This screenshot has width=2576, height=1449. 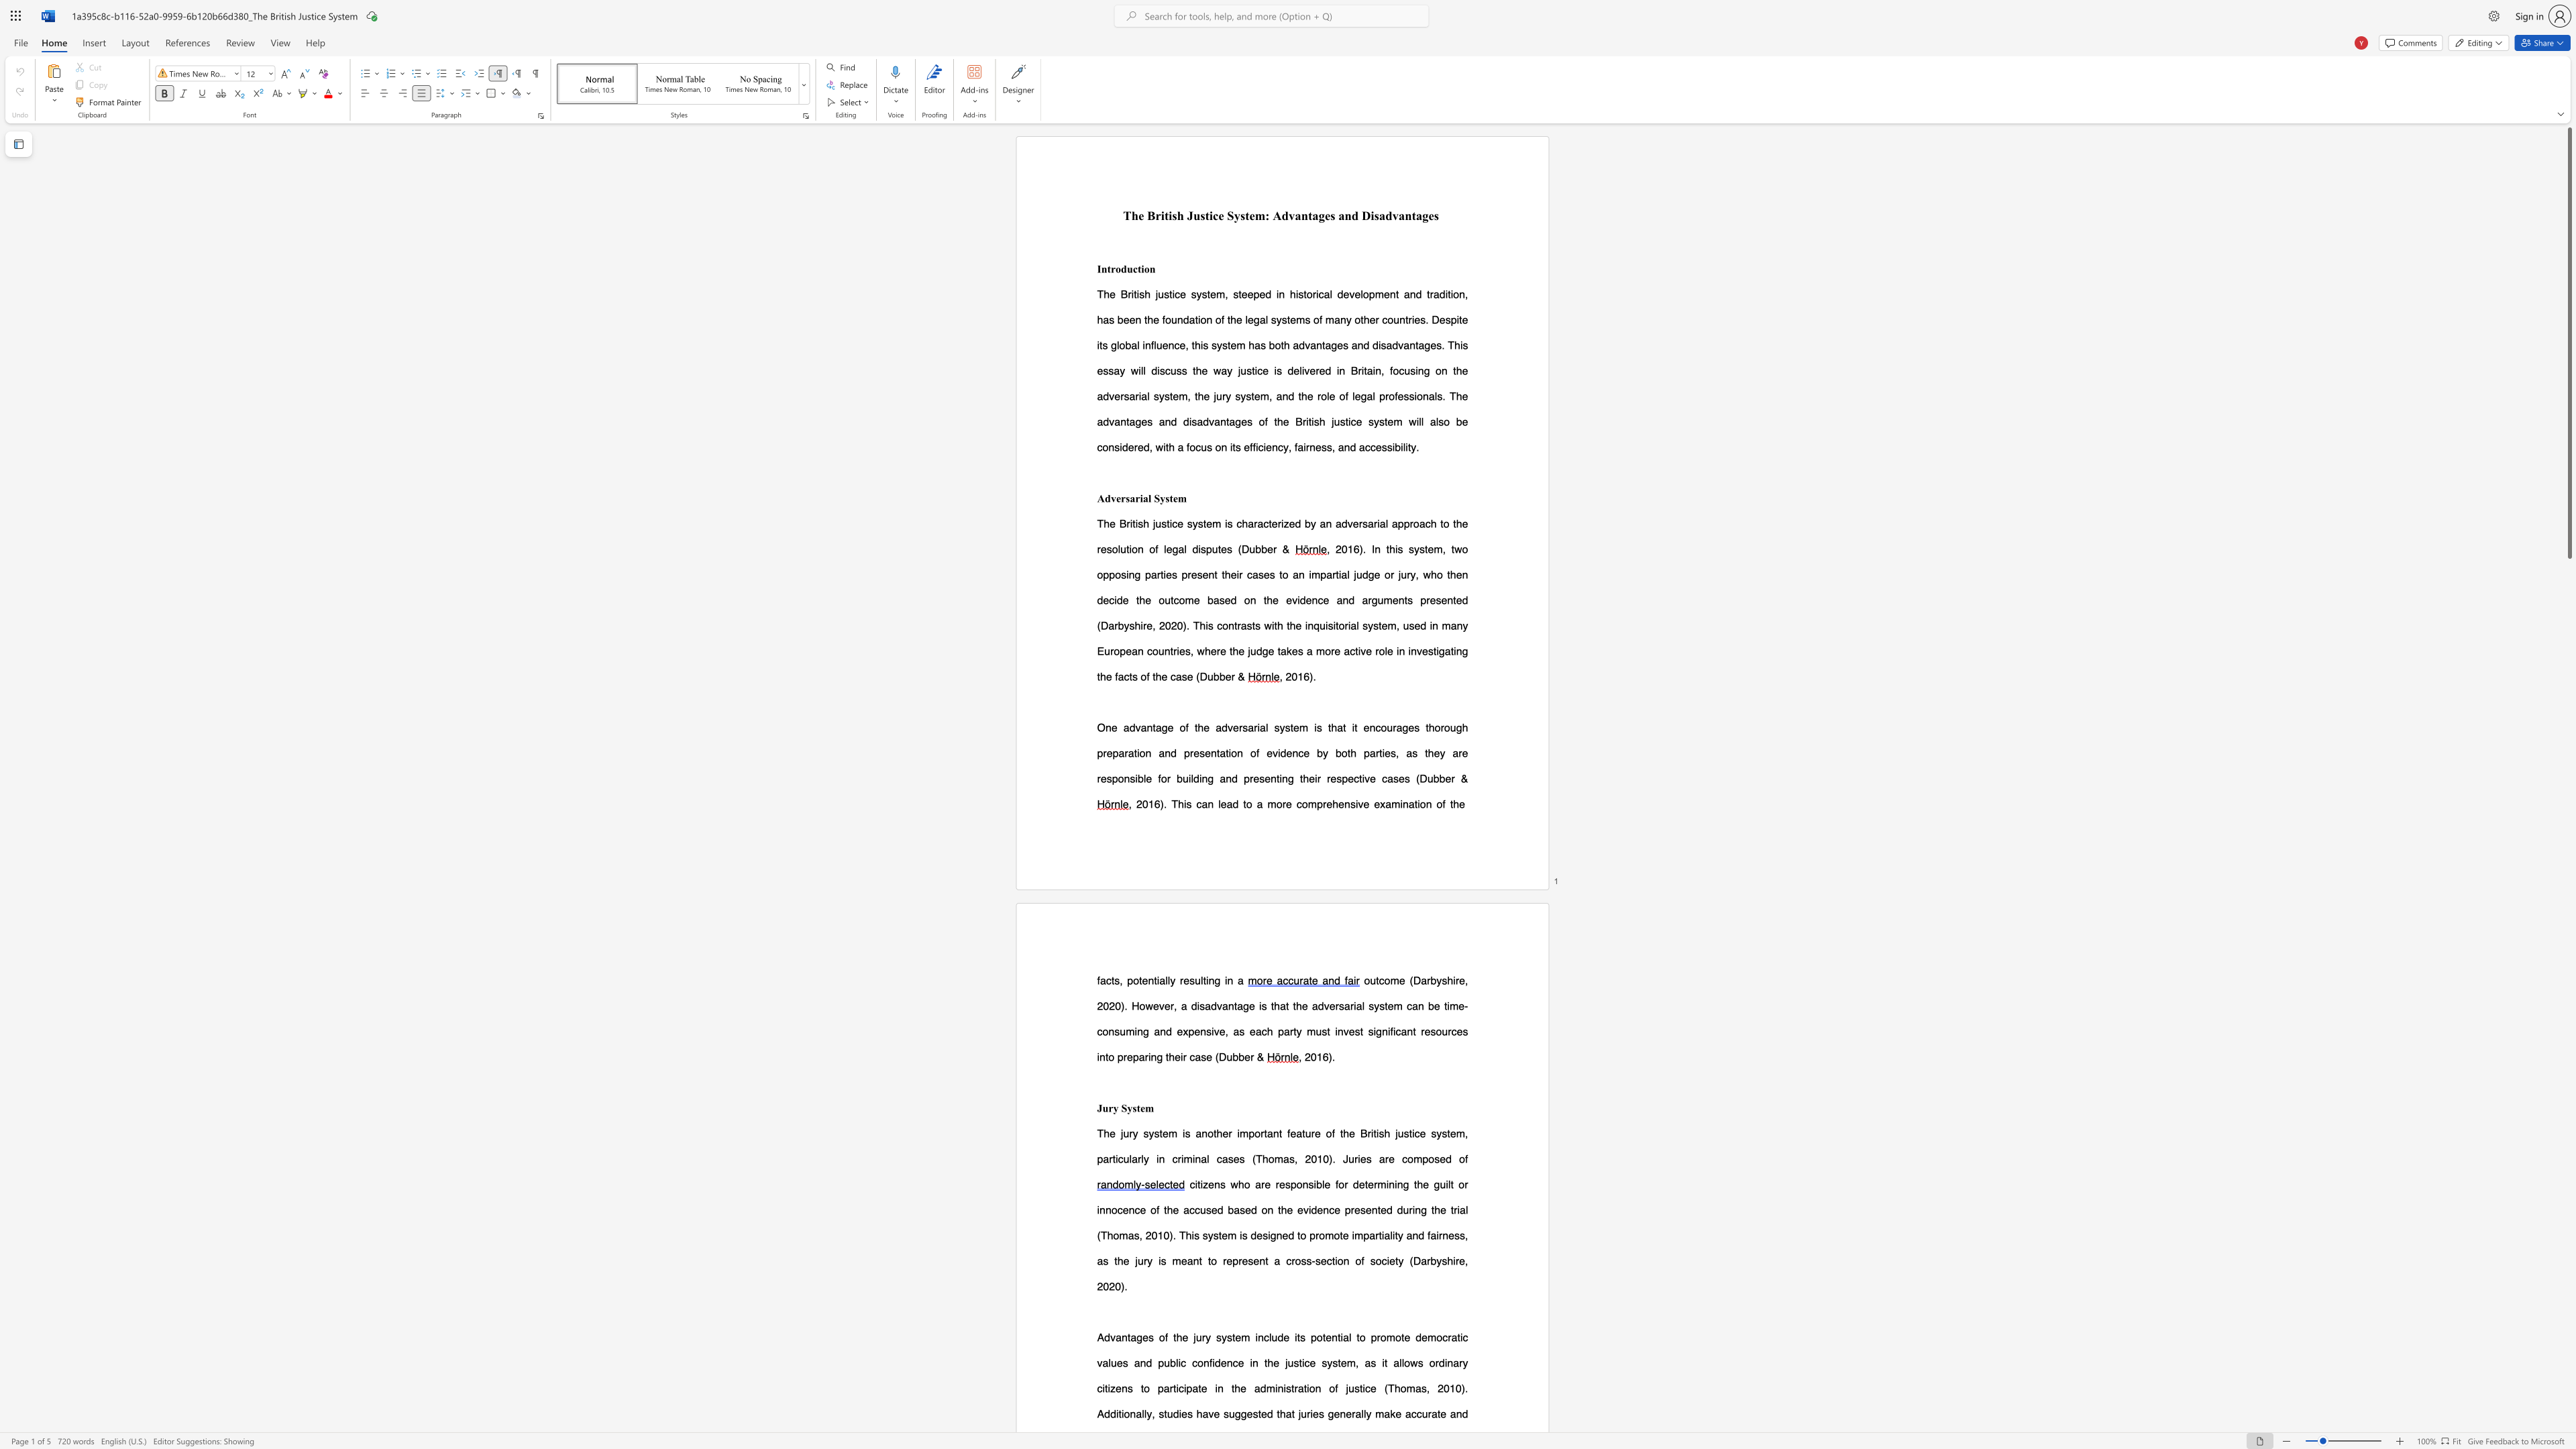 What do you see at coordinates (1416, 979) in the screenshot?
I see `the 1th character "D" in the text` at bounding box center [1416, 979].